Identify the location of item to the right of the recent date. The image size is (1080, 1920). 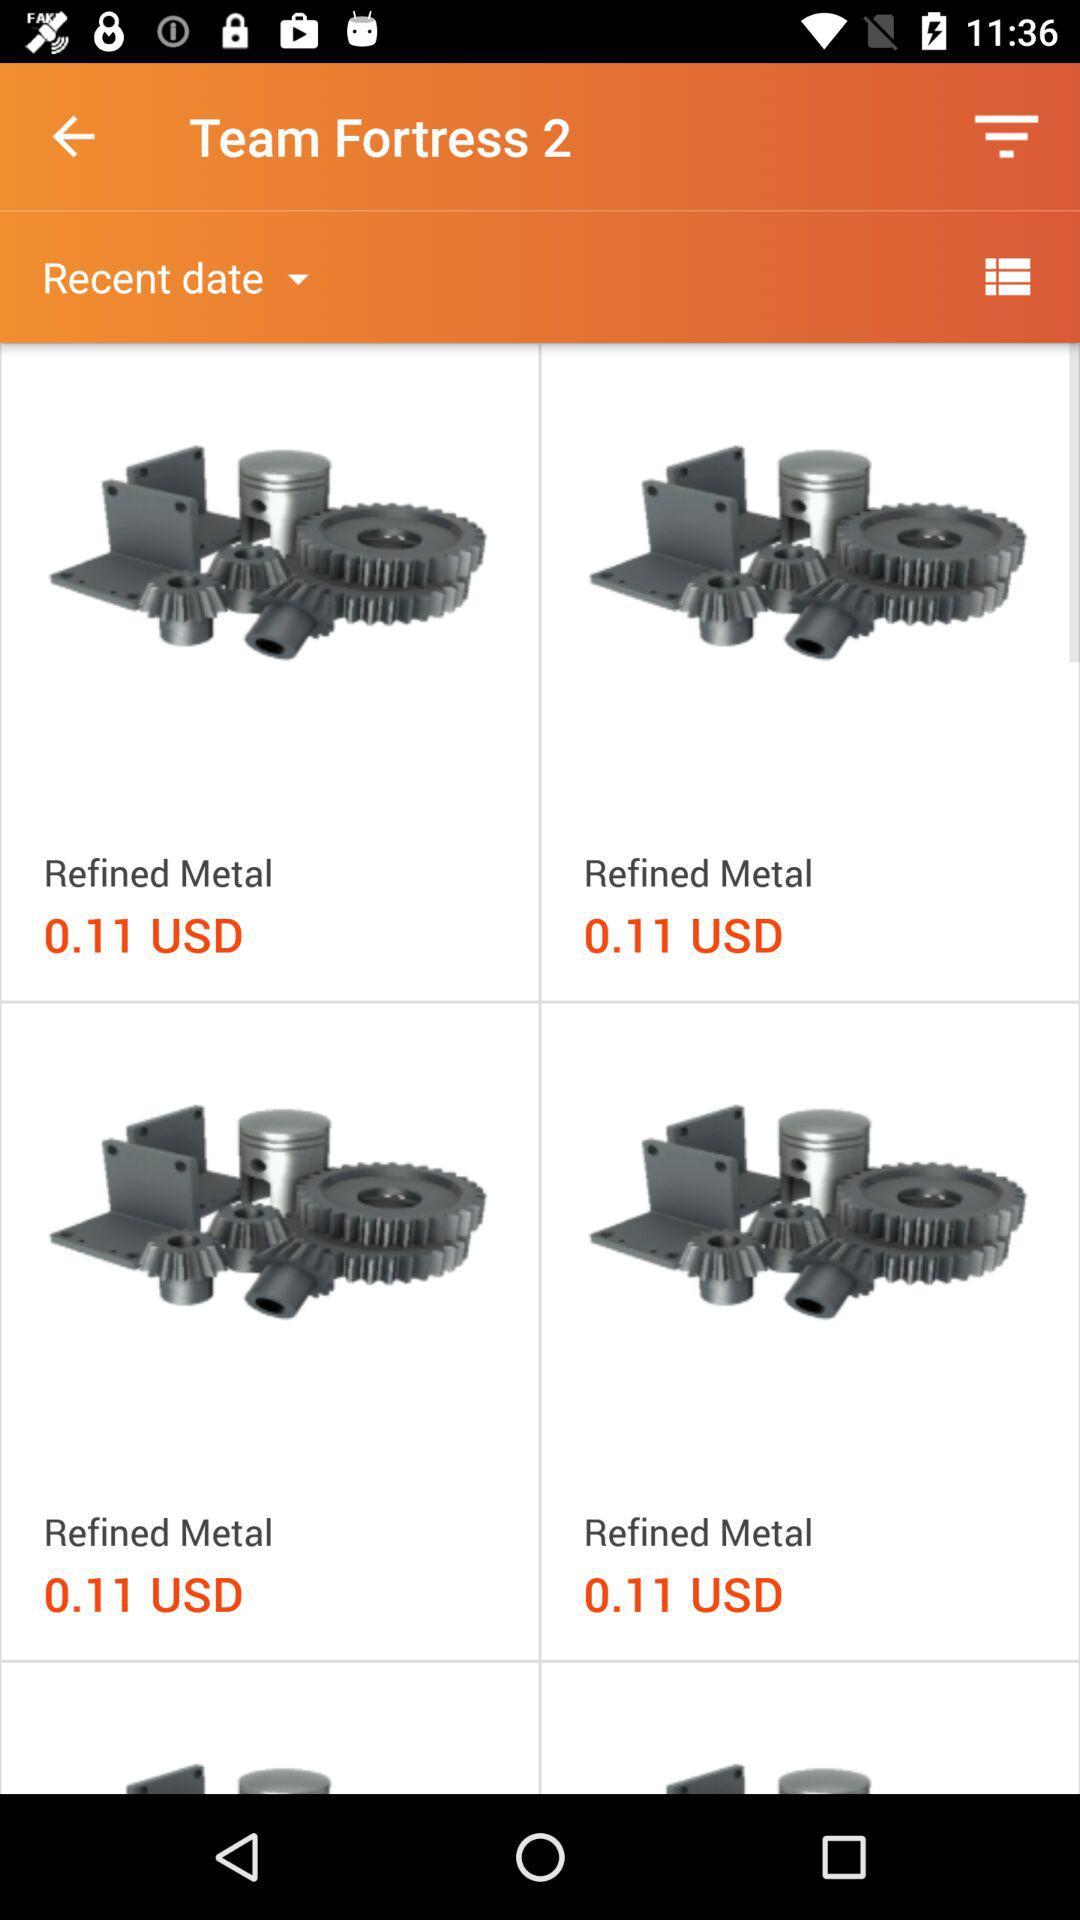
(1006, 275).